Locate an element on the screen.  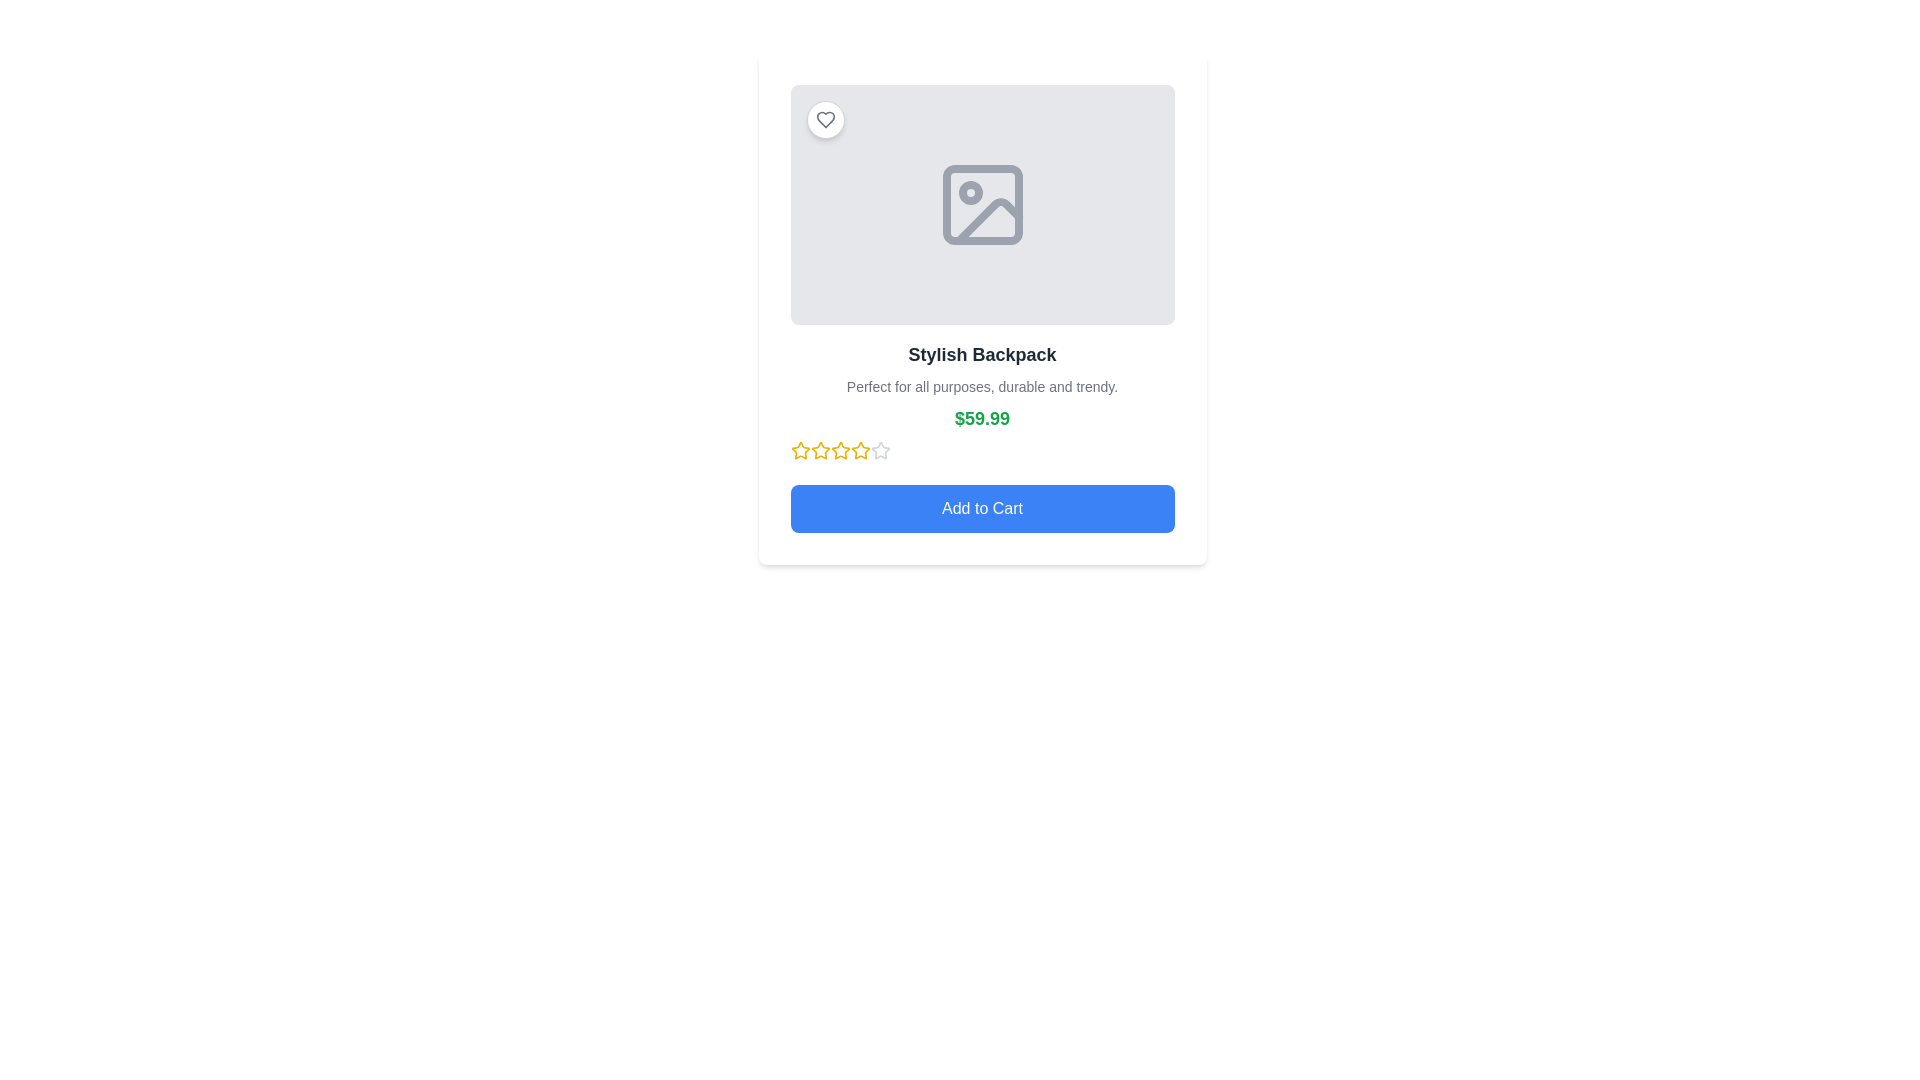
the first yellow Rating Star Icon is located at coordinates (800, 451).